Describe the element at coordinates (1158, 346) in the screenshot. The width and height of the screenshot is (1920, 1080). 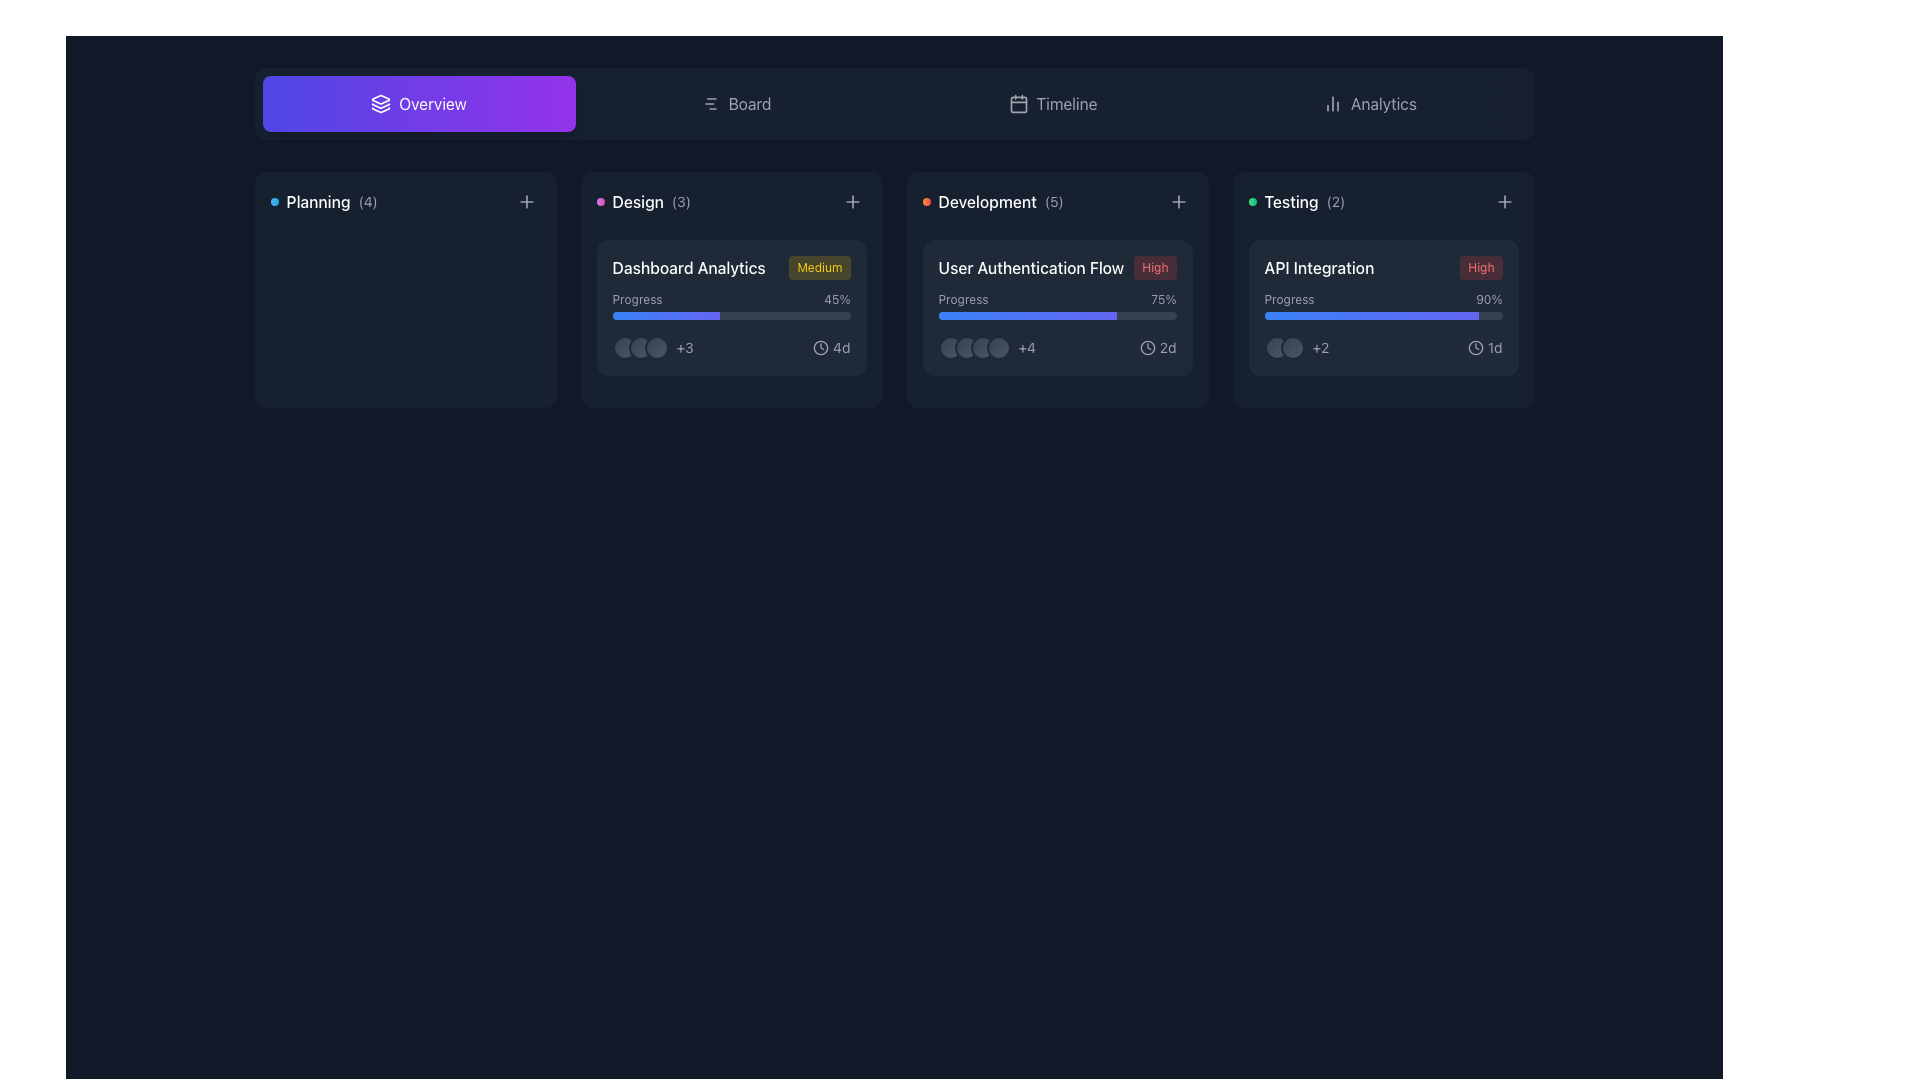
I see `the clock icon and '2d' text element located in the 'Development' card below the title 'User Authentication Flow' to access associated card actions` at that location.